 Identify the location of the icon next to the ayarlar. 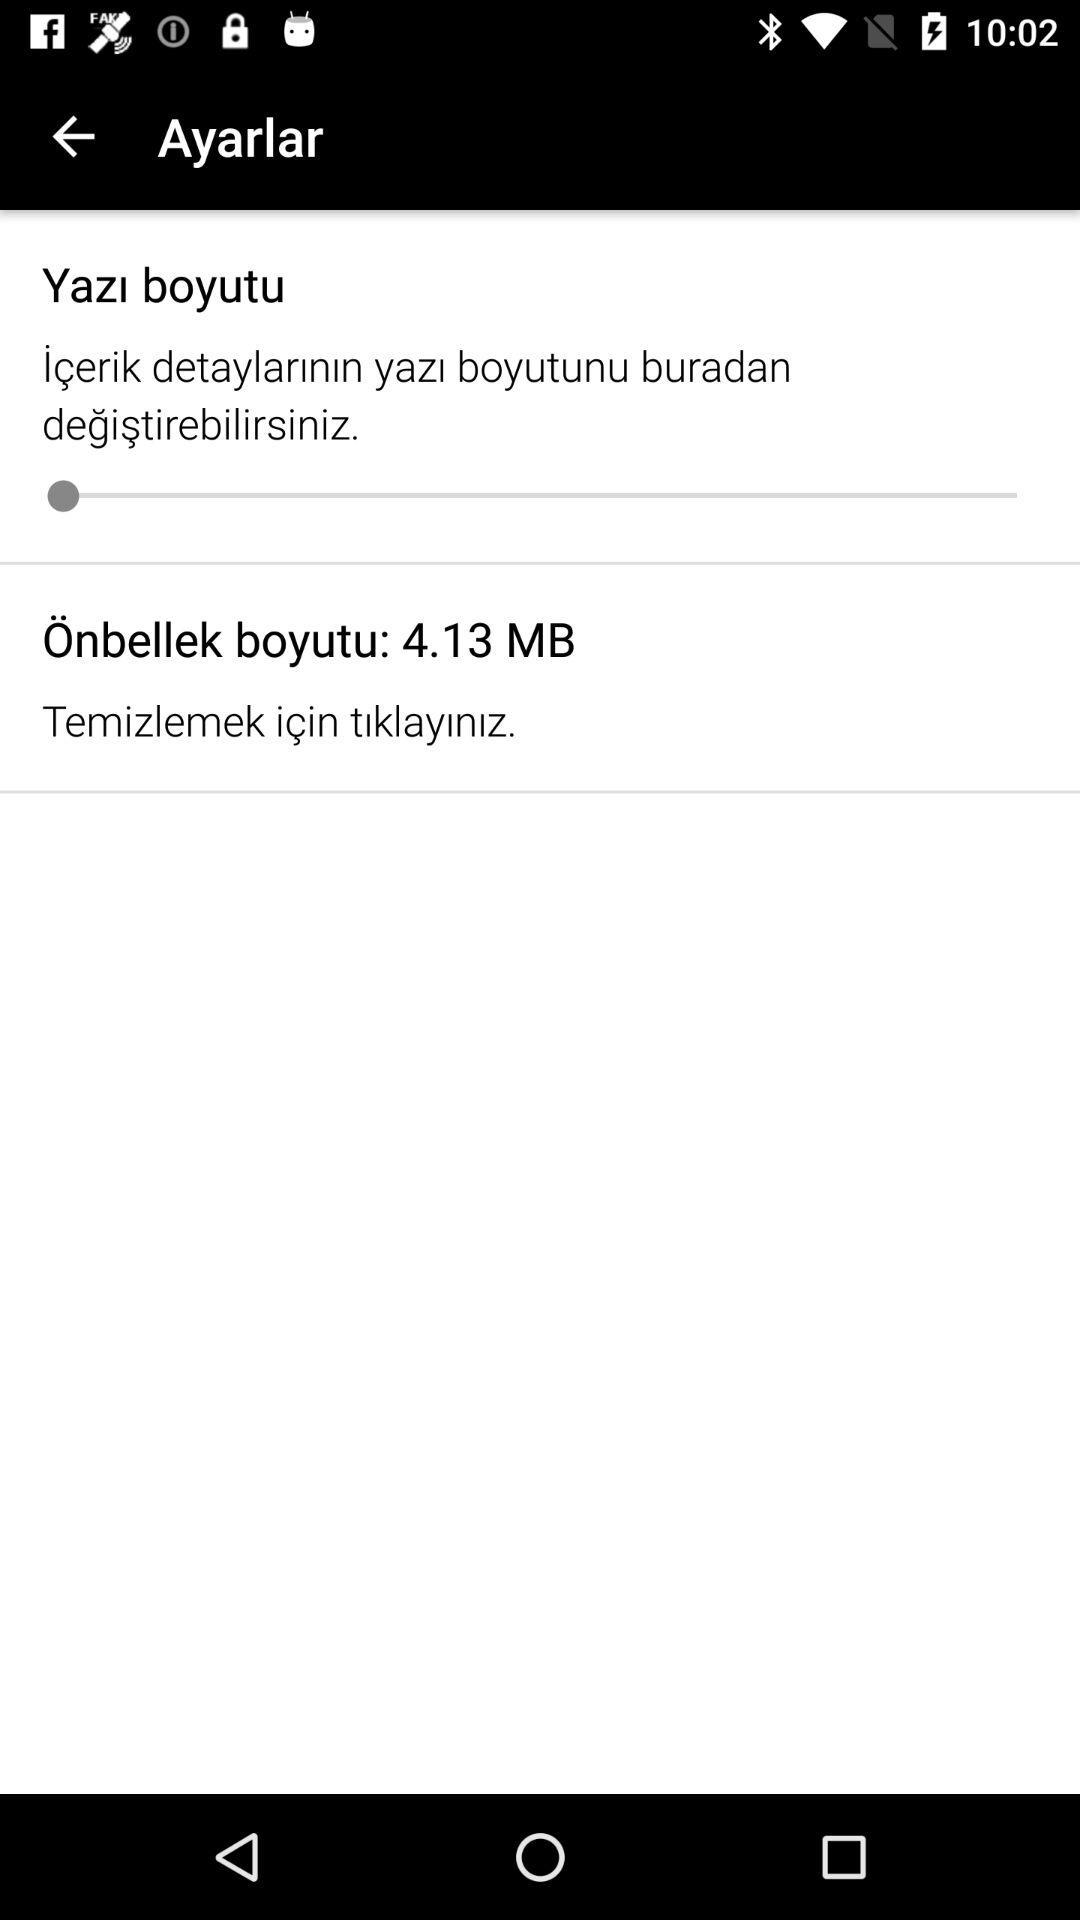
(72, 135).